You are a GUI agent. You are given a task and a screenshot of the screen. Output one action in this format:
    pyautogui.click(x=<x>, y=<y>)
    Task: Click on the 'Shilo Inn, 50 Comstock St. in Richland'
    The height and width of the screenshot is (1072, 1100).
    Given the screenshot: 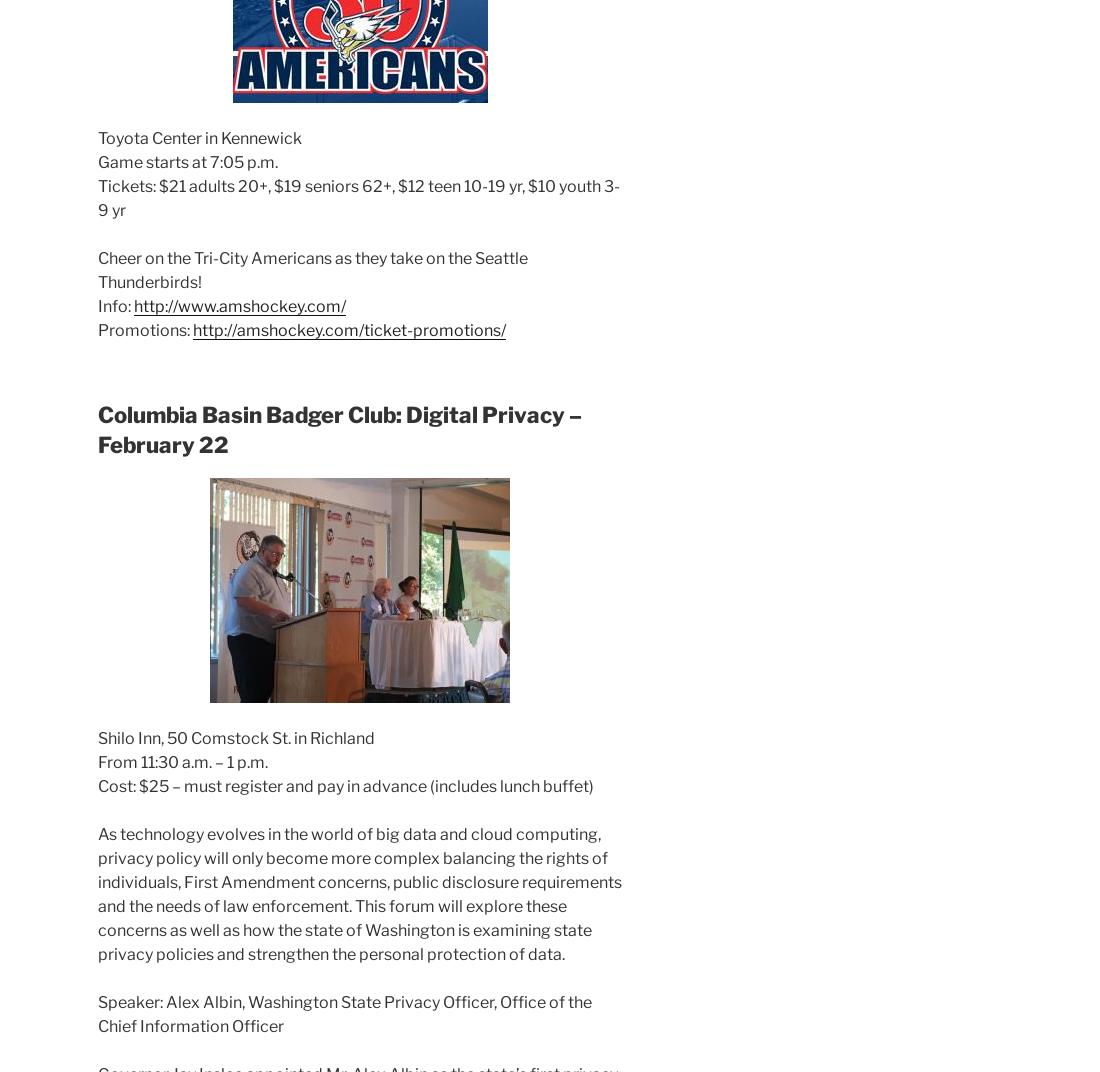 What is the action you would take?
    pyautogui.click(x=236, y=736)
    